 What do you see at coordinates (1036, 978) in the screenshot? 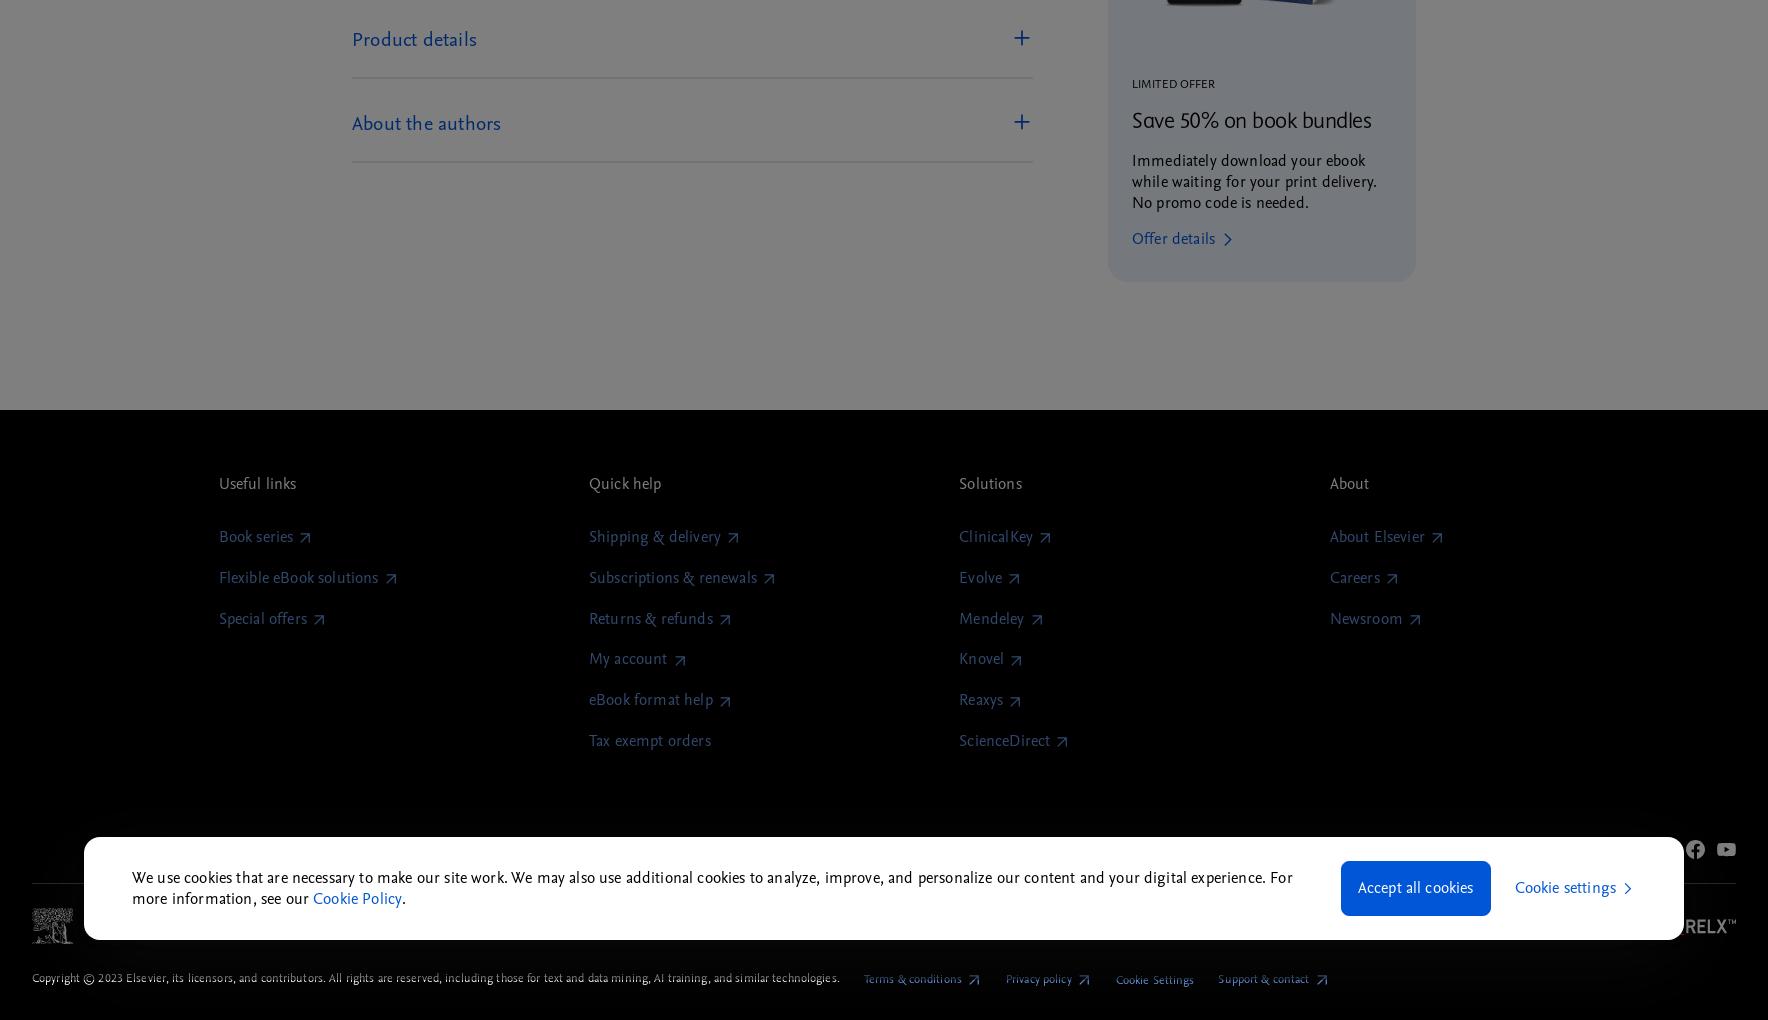
I see `'Privacy policy'` at bounding box center [1036, 978].